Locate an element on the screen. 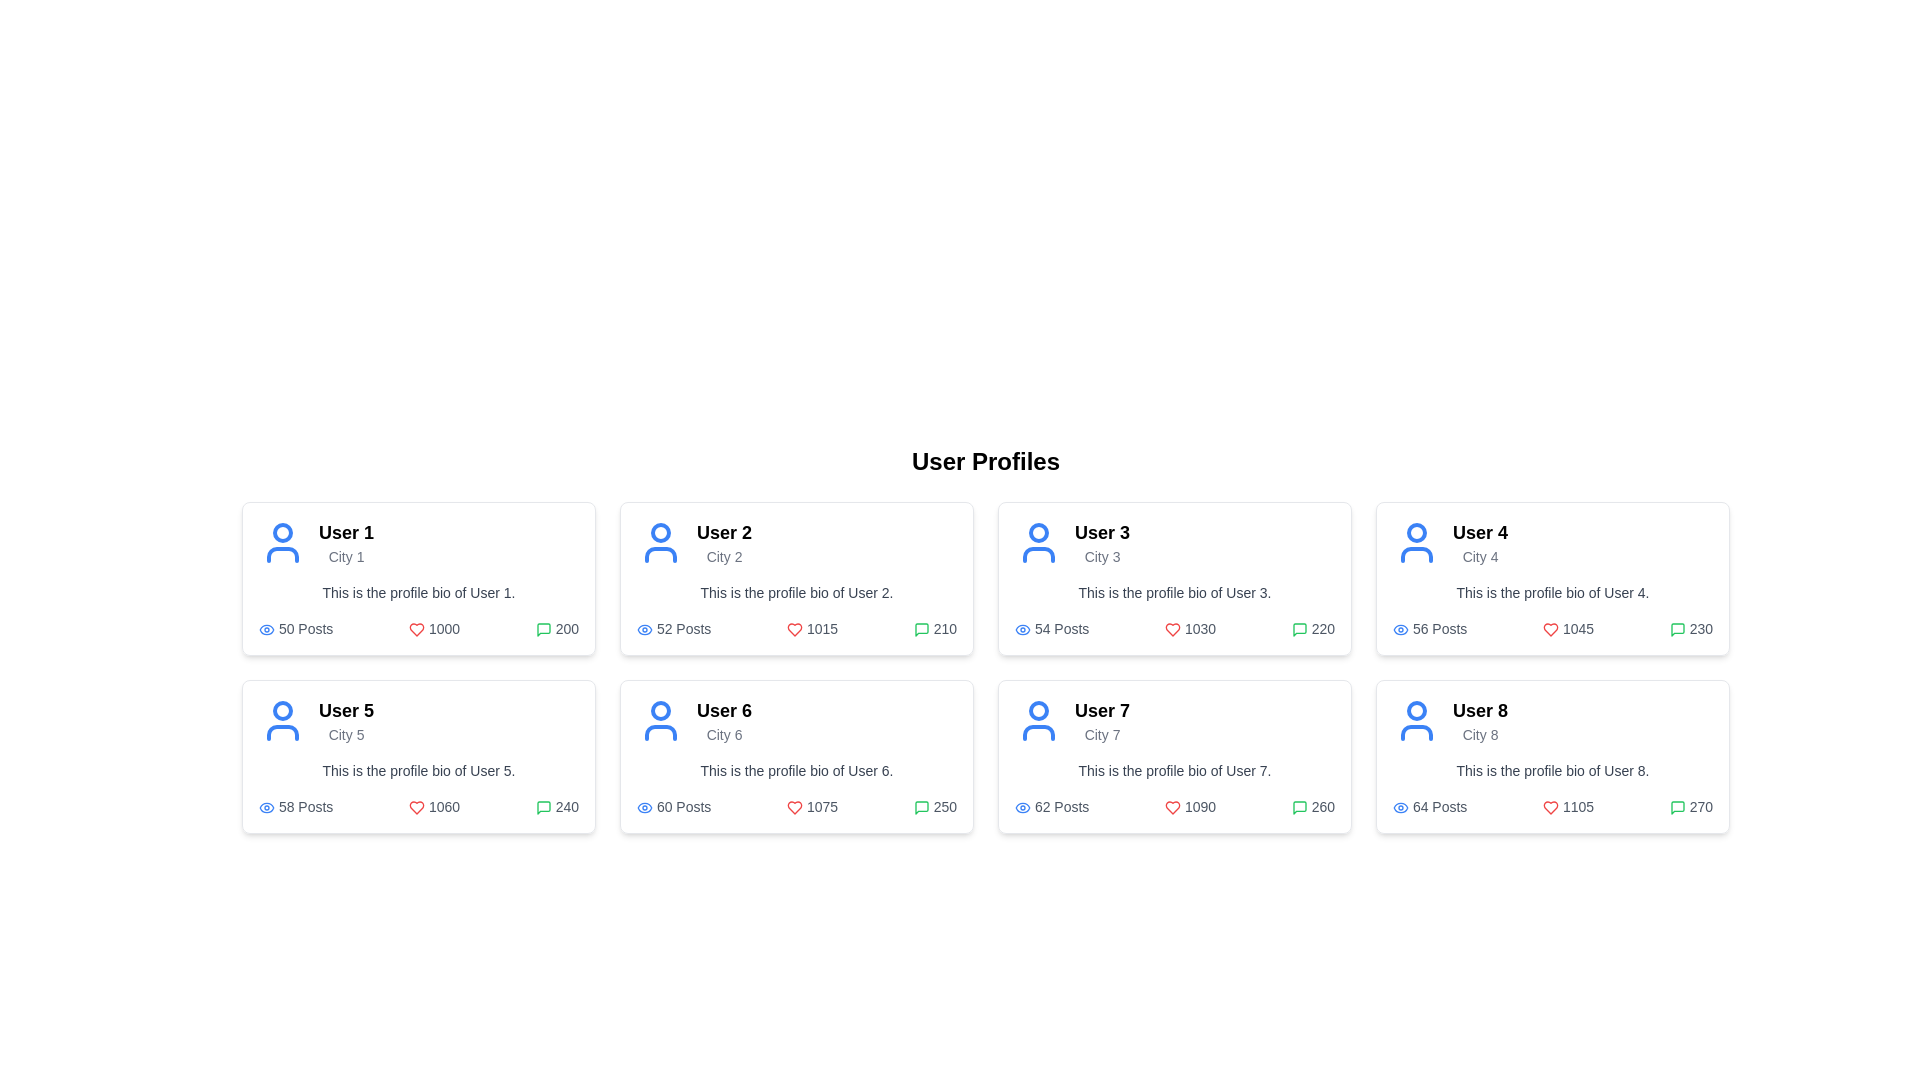  the eye icon with a blue stroke and transparent fill, located to the left of the text '54 Posts' in User 3's profile card is located at coordinates (1022, 628).